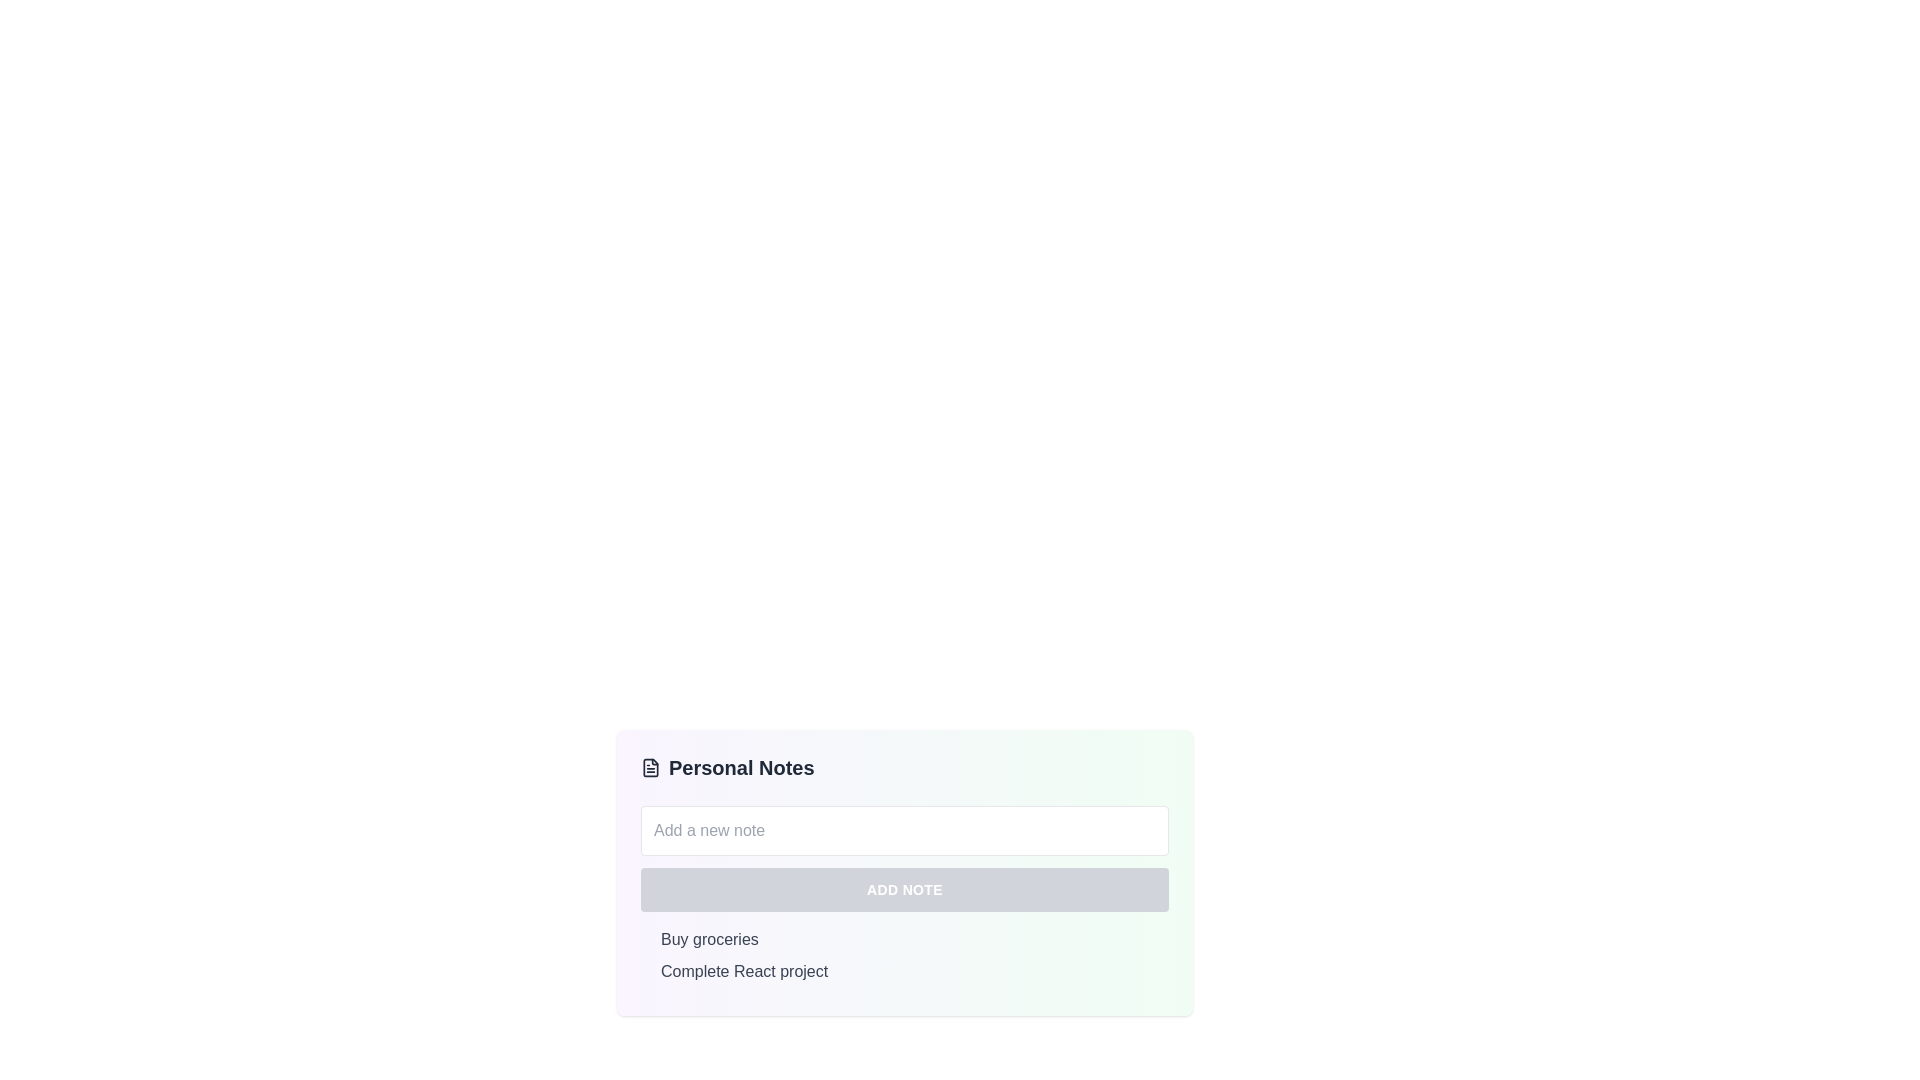 This screenshot has height=1080, width=1920. I want to click on the bulleted list containing 'Buy groceries' and 'Complete React project' below the 'Add Note' button in the 'Personal Notes' section, so click(904, 955).